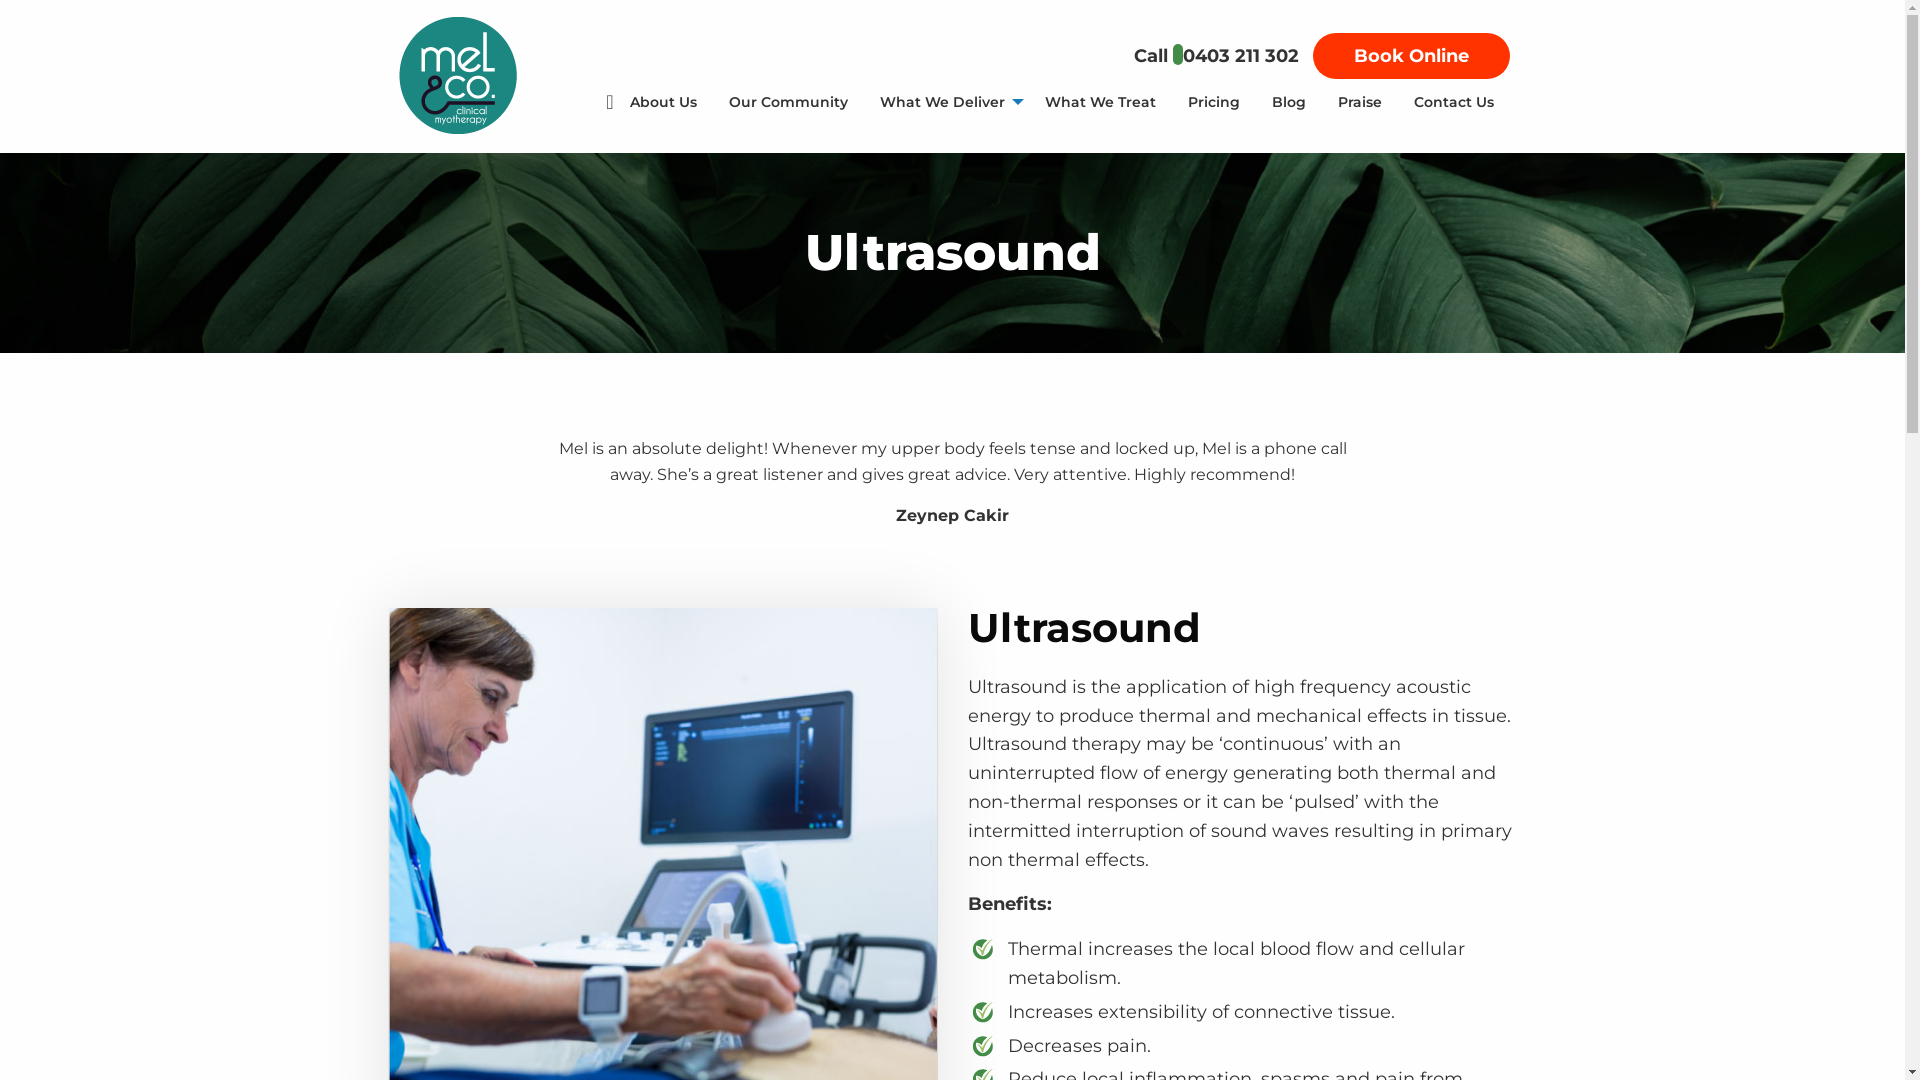 This screenshot has height=1080, width=1920. What do you see at coordinates (1409, 55) in the screenshot?
I see `'Book Online'` at bounding box center [1409, 55].